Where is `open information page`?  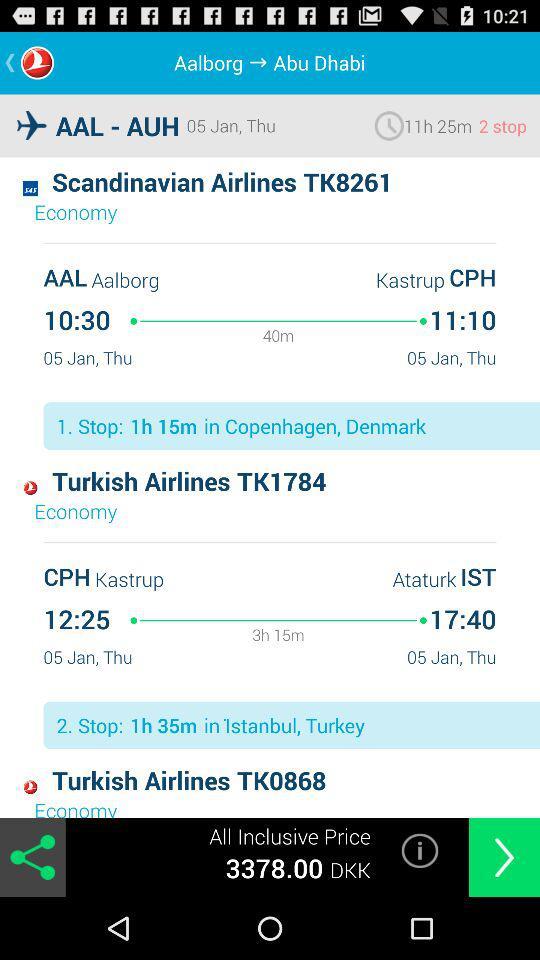 open information page is located at coordinates (419, 849).